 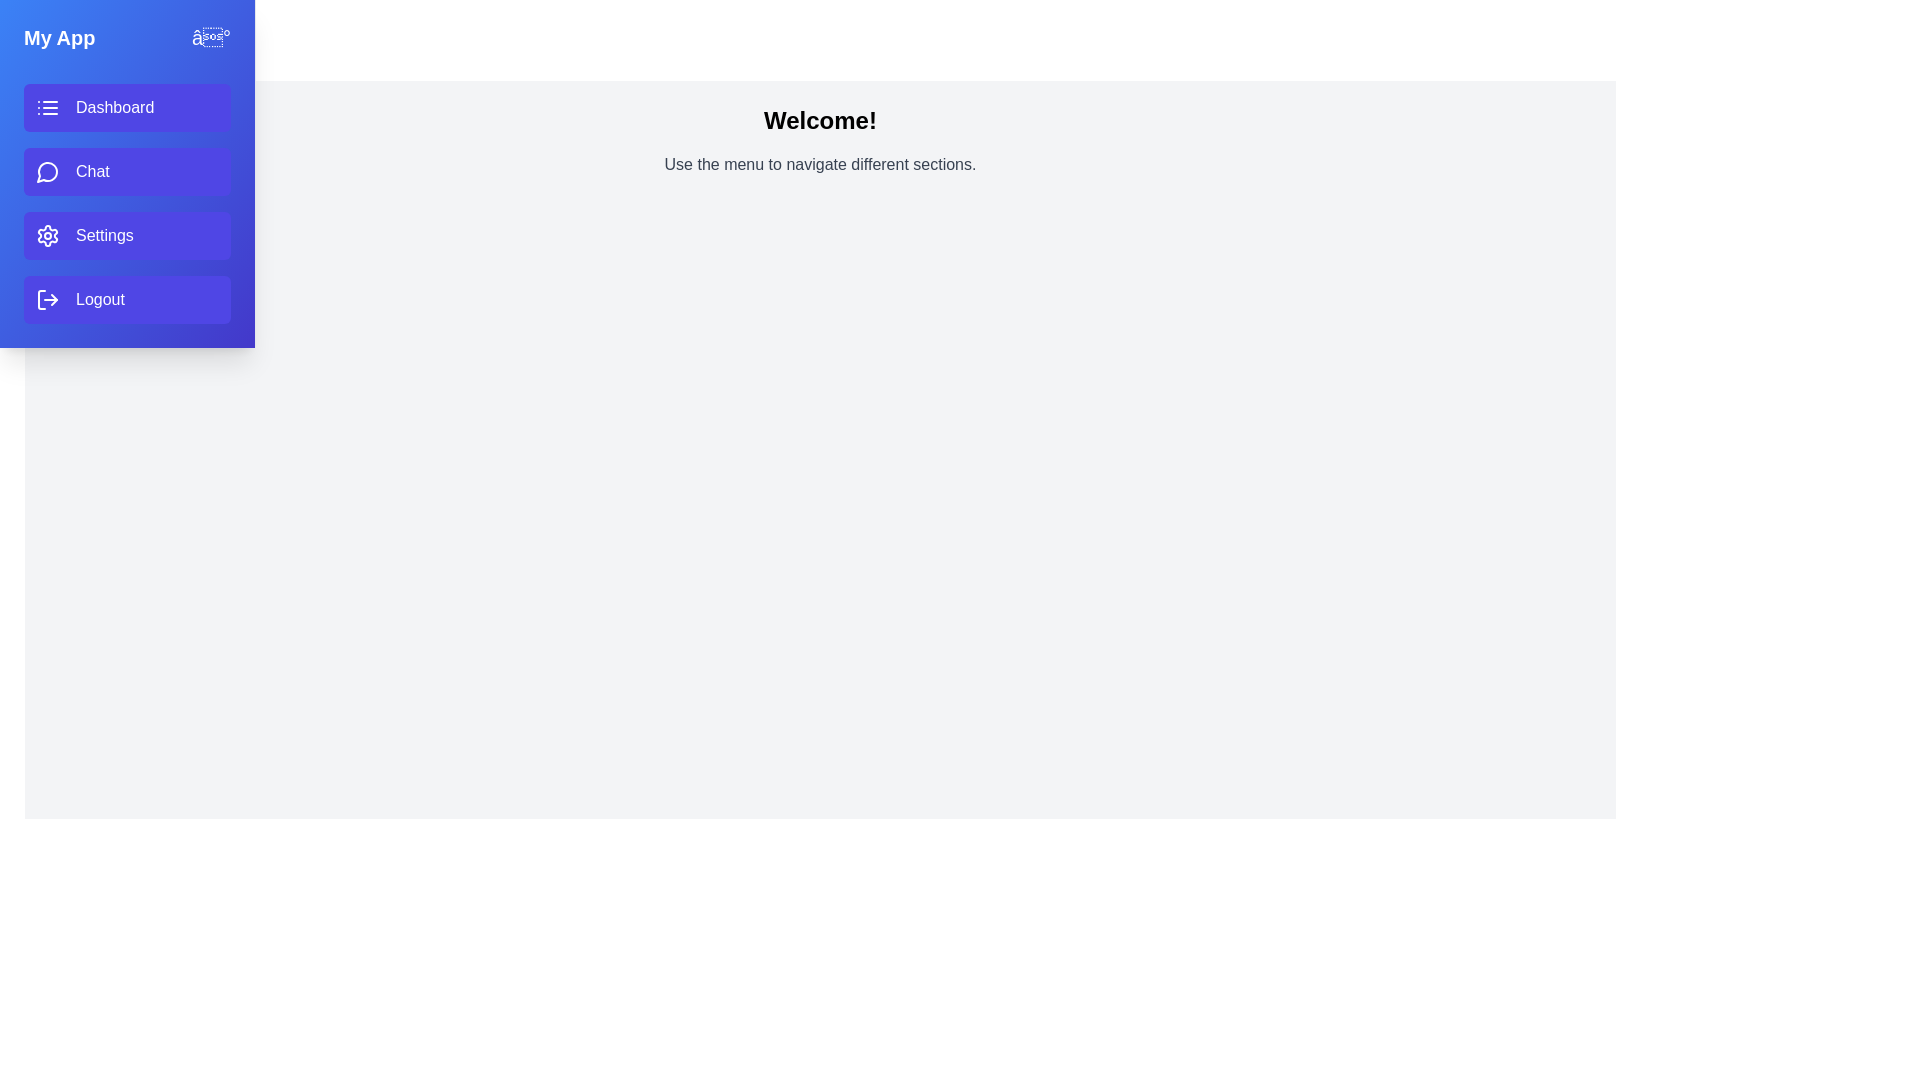 What do you see at coordinates (126, 300) in the screenshot?
I see `the menu item Logout to navigate to the corresponding section` at bounding box center [126, 300].